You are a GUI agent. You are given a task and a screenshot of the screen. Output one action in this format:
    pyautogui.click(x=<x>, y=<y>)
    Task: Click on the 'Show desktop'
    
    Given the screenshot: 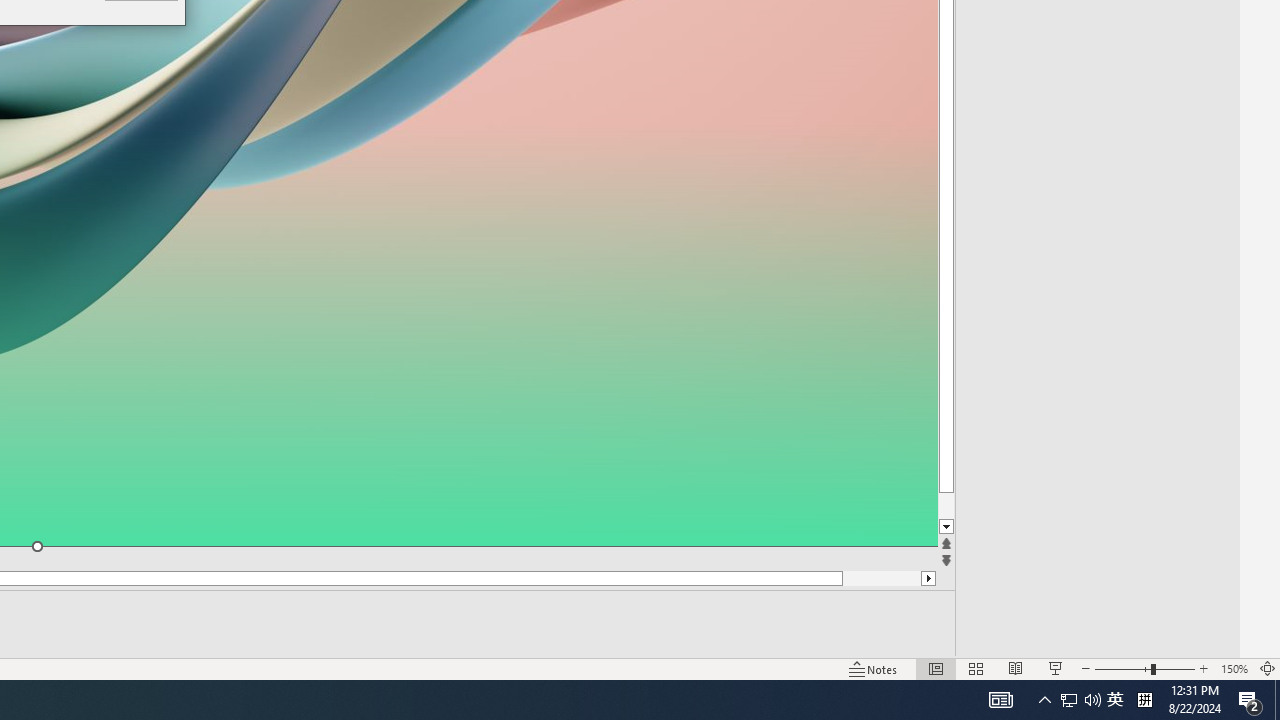 What is the action you would take?
    pyautogui.click(x=1276, y=698)
    